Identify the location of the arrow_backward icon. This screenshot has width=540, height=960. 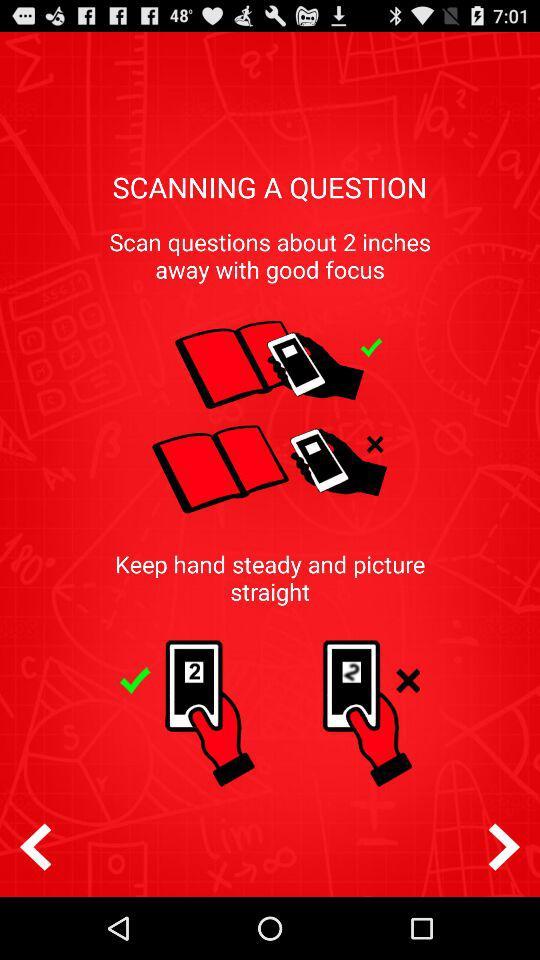
(35, 906).